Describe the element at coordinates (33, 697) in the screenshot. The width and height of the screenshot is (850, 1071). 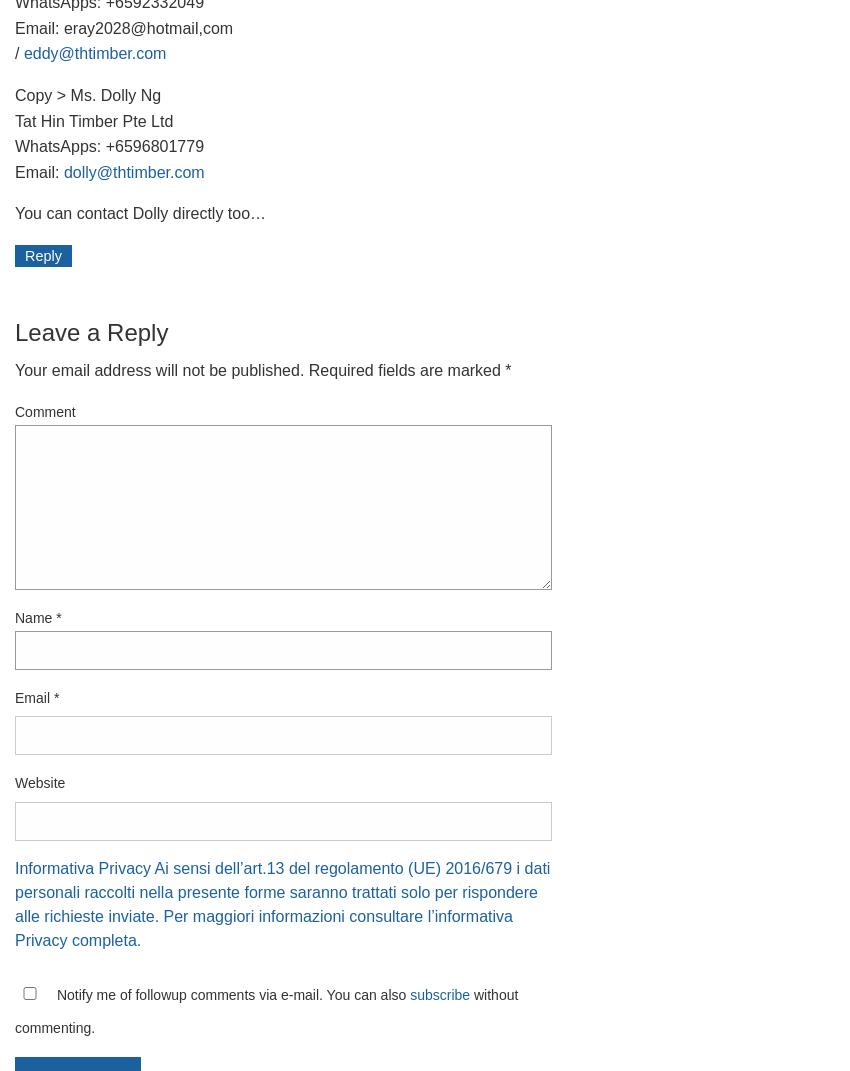
I see `'Email'` at that location.